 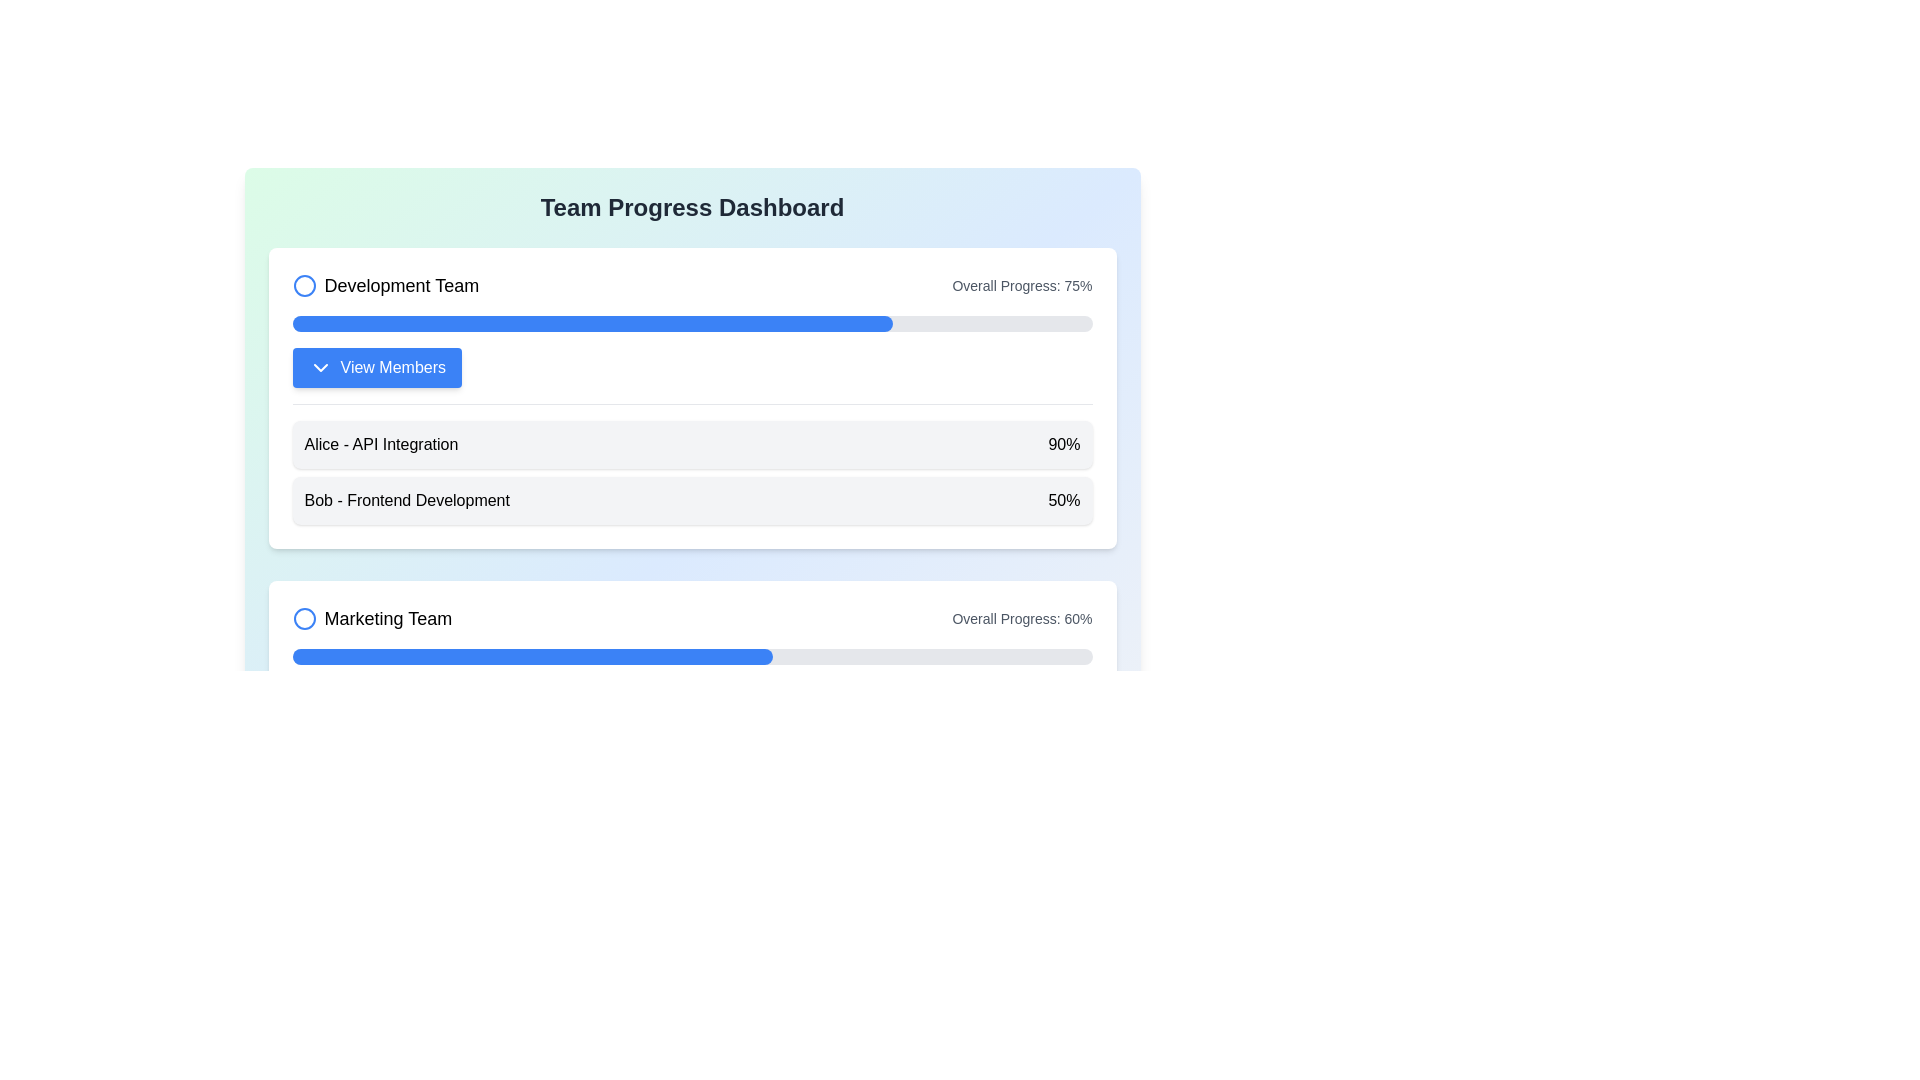 What do you see at coordinates (393, 367) in the screenshot?
I see `the blue 'View Members' button located below the progress bar in the 'Development Team' section` at bounding box center [393, 367].